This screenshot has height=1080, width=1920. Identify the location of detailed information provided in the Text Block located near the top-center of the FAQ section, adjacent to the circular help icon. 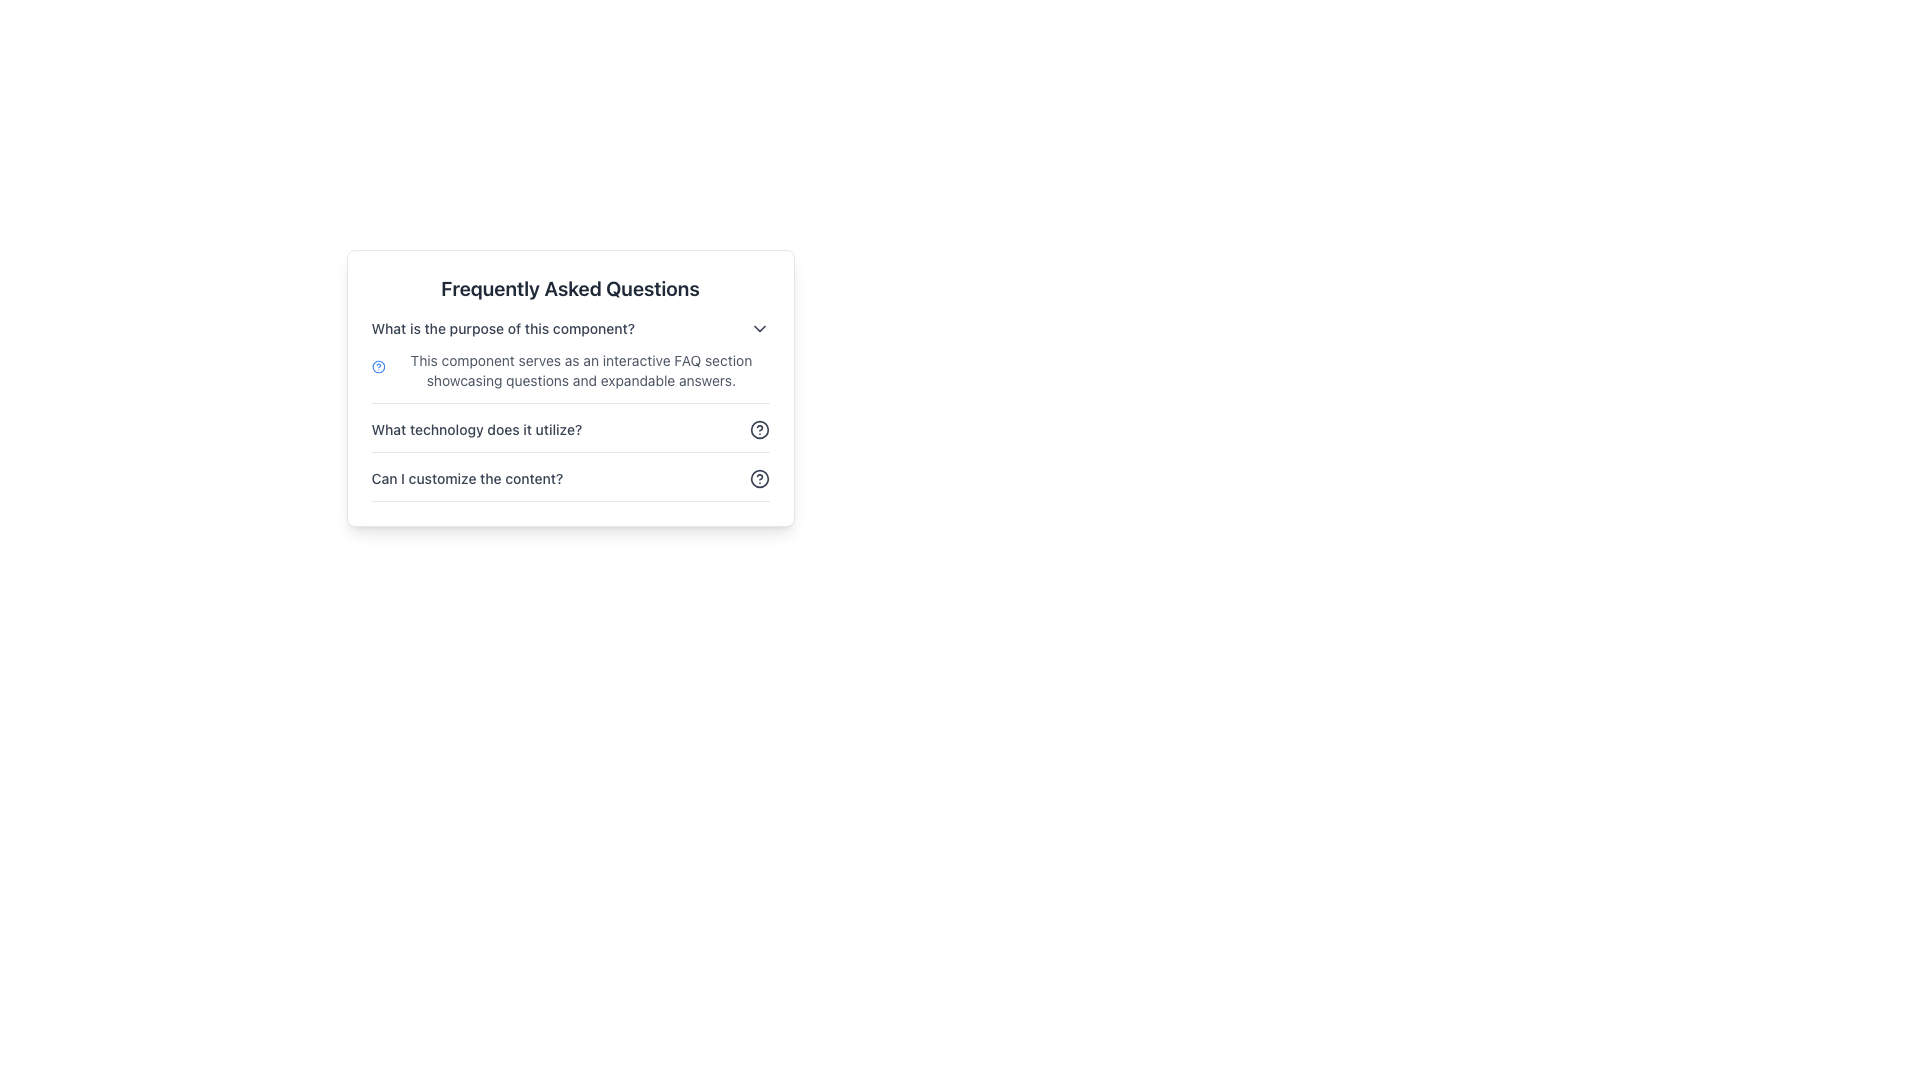
(580, 370).